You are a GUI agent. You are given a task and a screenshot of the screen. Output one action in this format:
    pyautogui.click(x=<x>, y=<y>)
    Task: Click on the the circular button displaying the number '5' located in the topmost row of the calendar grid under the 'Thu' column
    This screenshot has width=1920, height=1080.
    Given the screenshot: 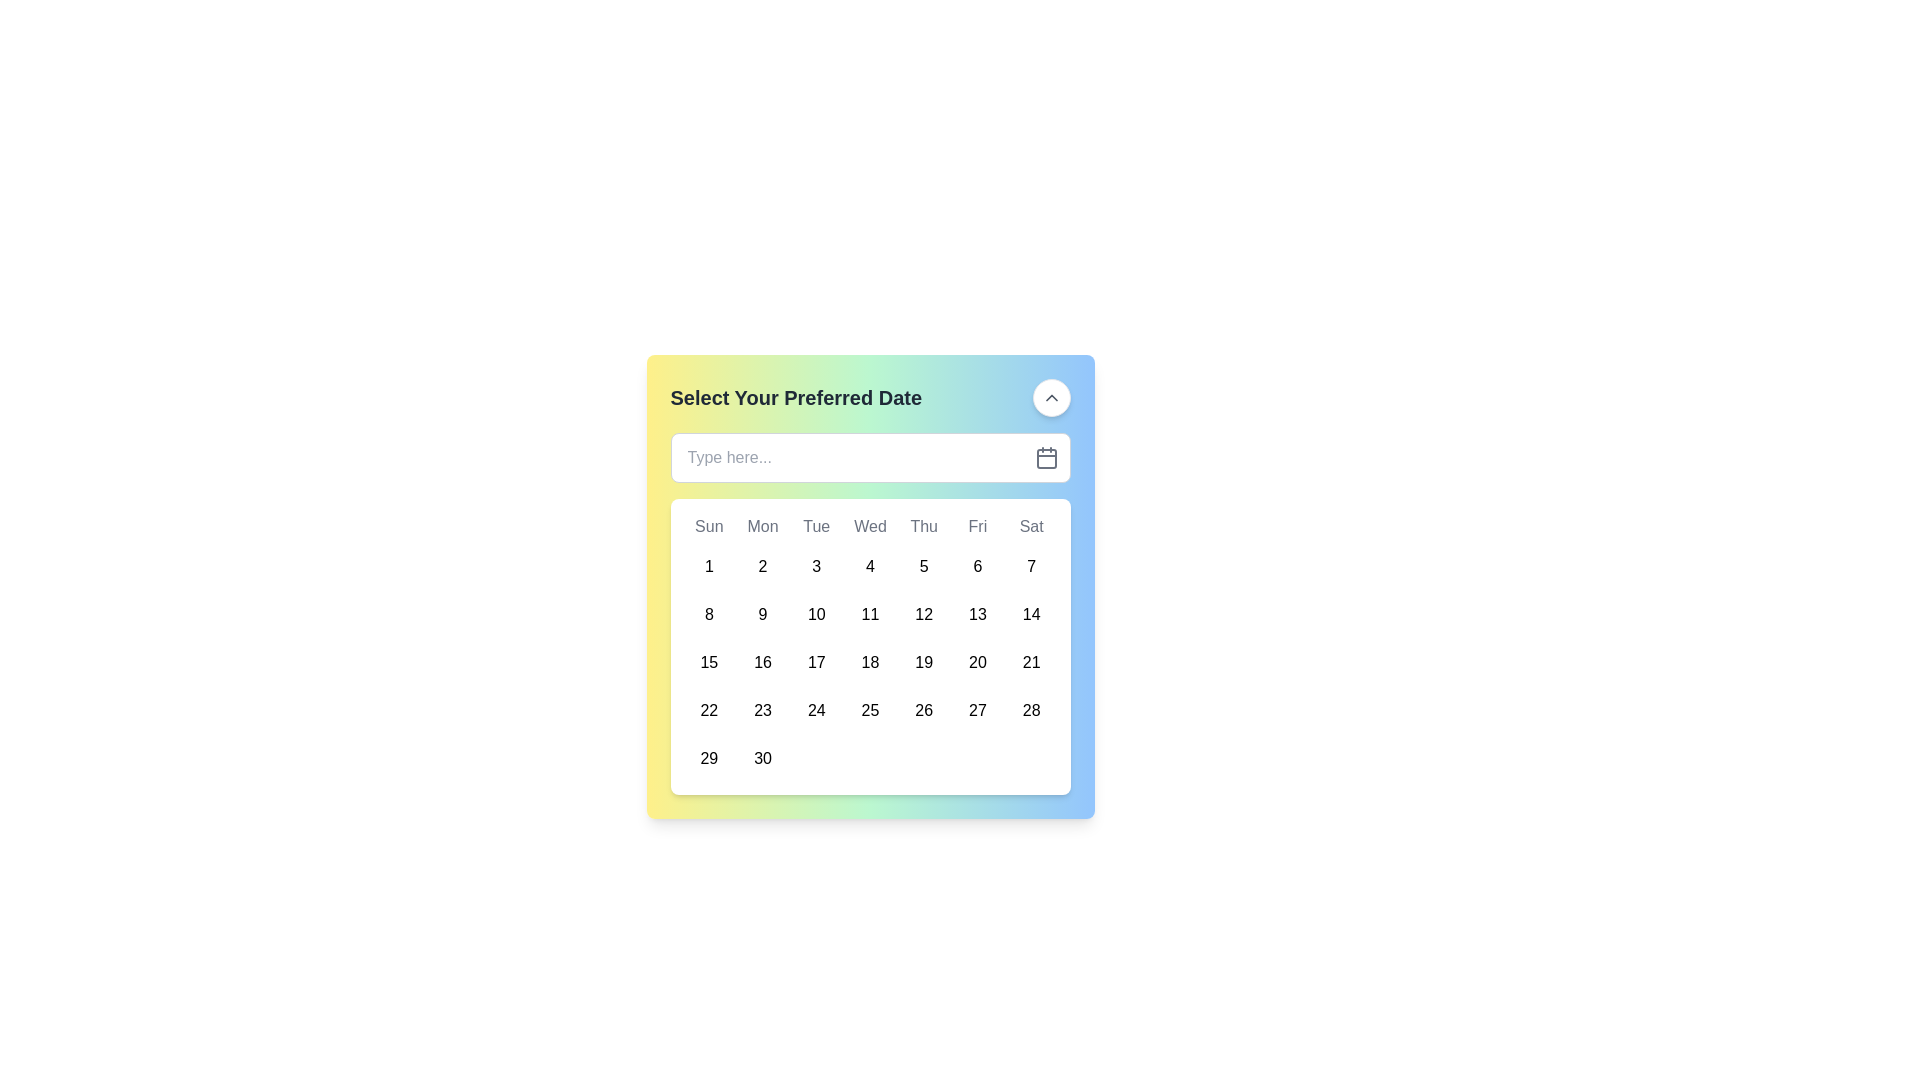 What is the action you would take?
    pyautogui.click(x=923, y=567)
    